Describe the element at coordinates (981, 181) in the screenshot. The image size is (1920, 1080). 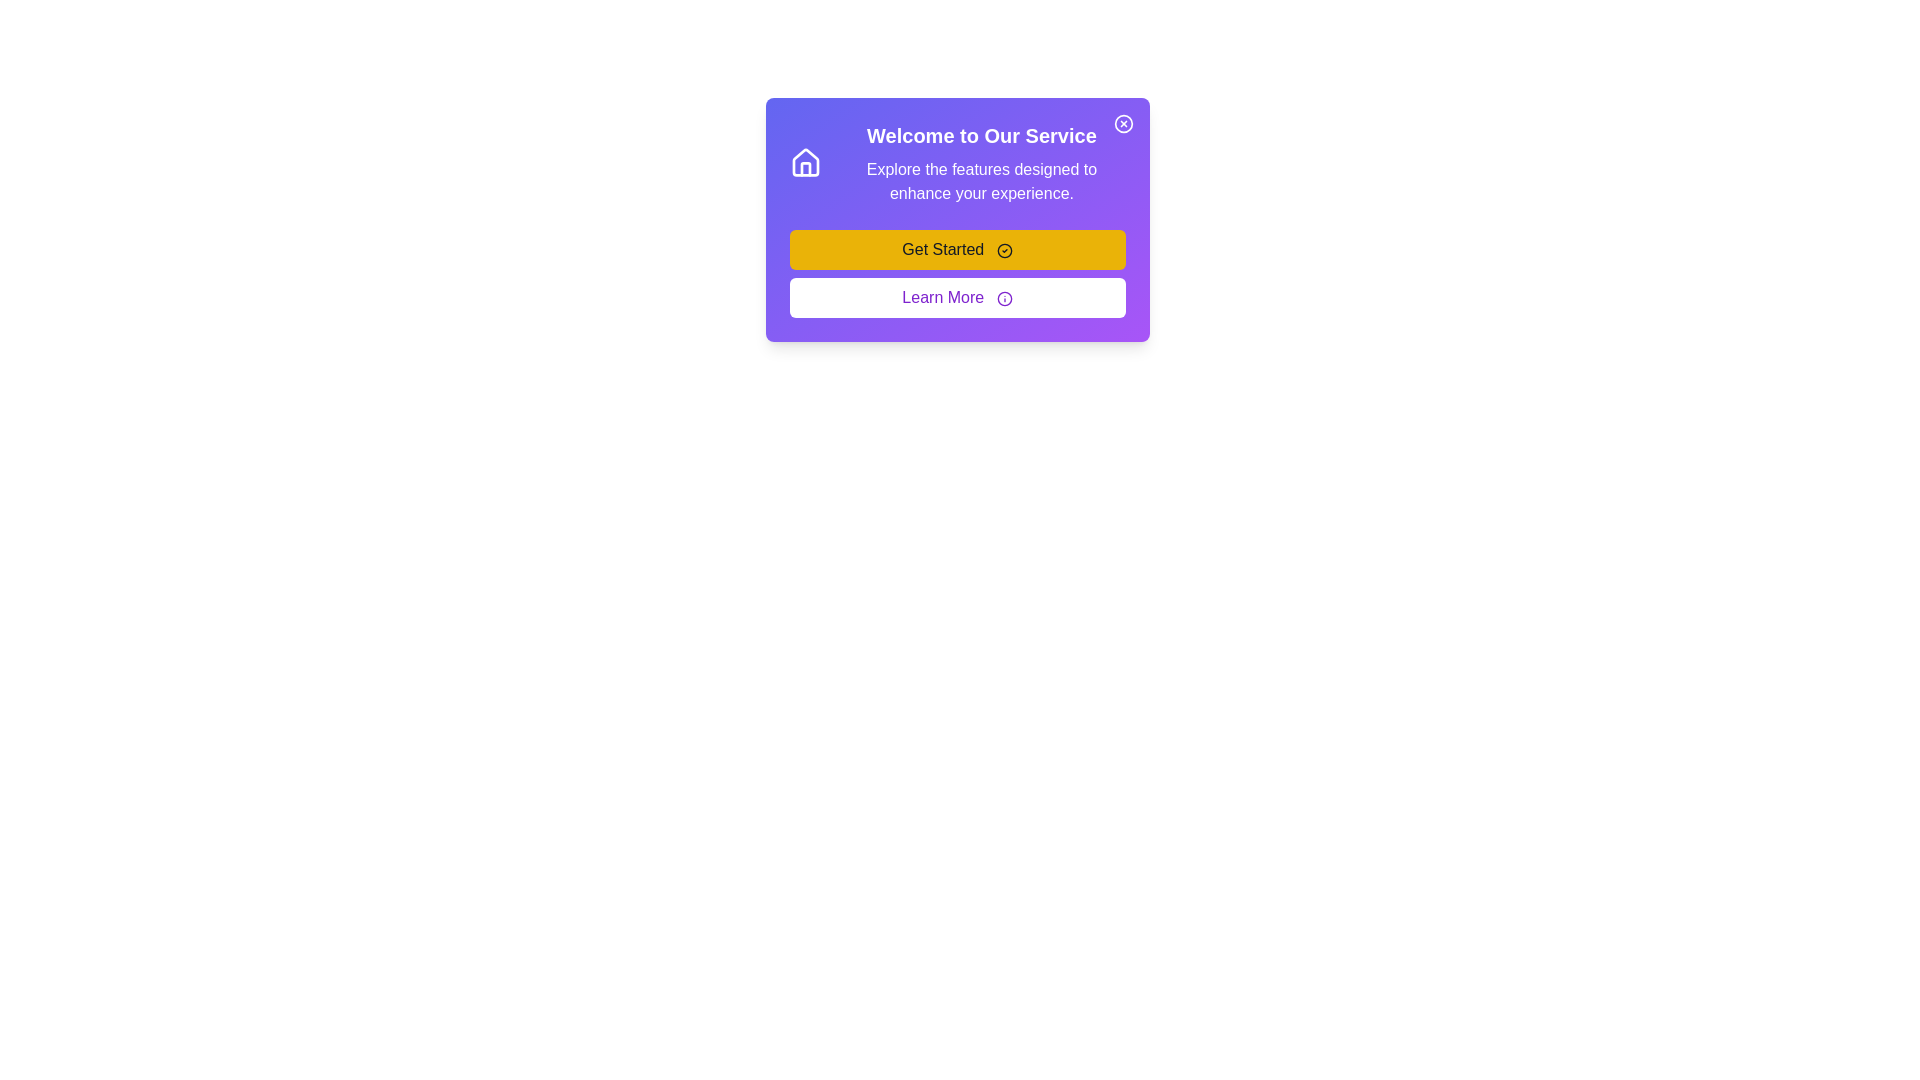
I see `the static text block displaying 'Explore the features designed to enhance your experience.' which is centrally aligned within a card-like interface and located directly below the heading 'Welcome to Our Service'` at that location.